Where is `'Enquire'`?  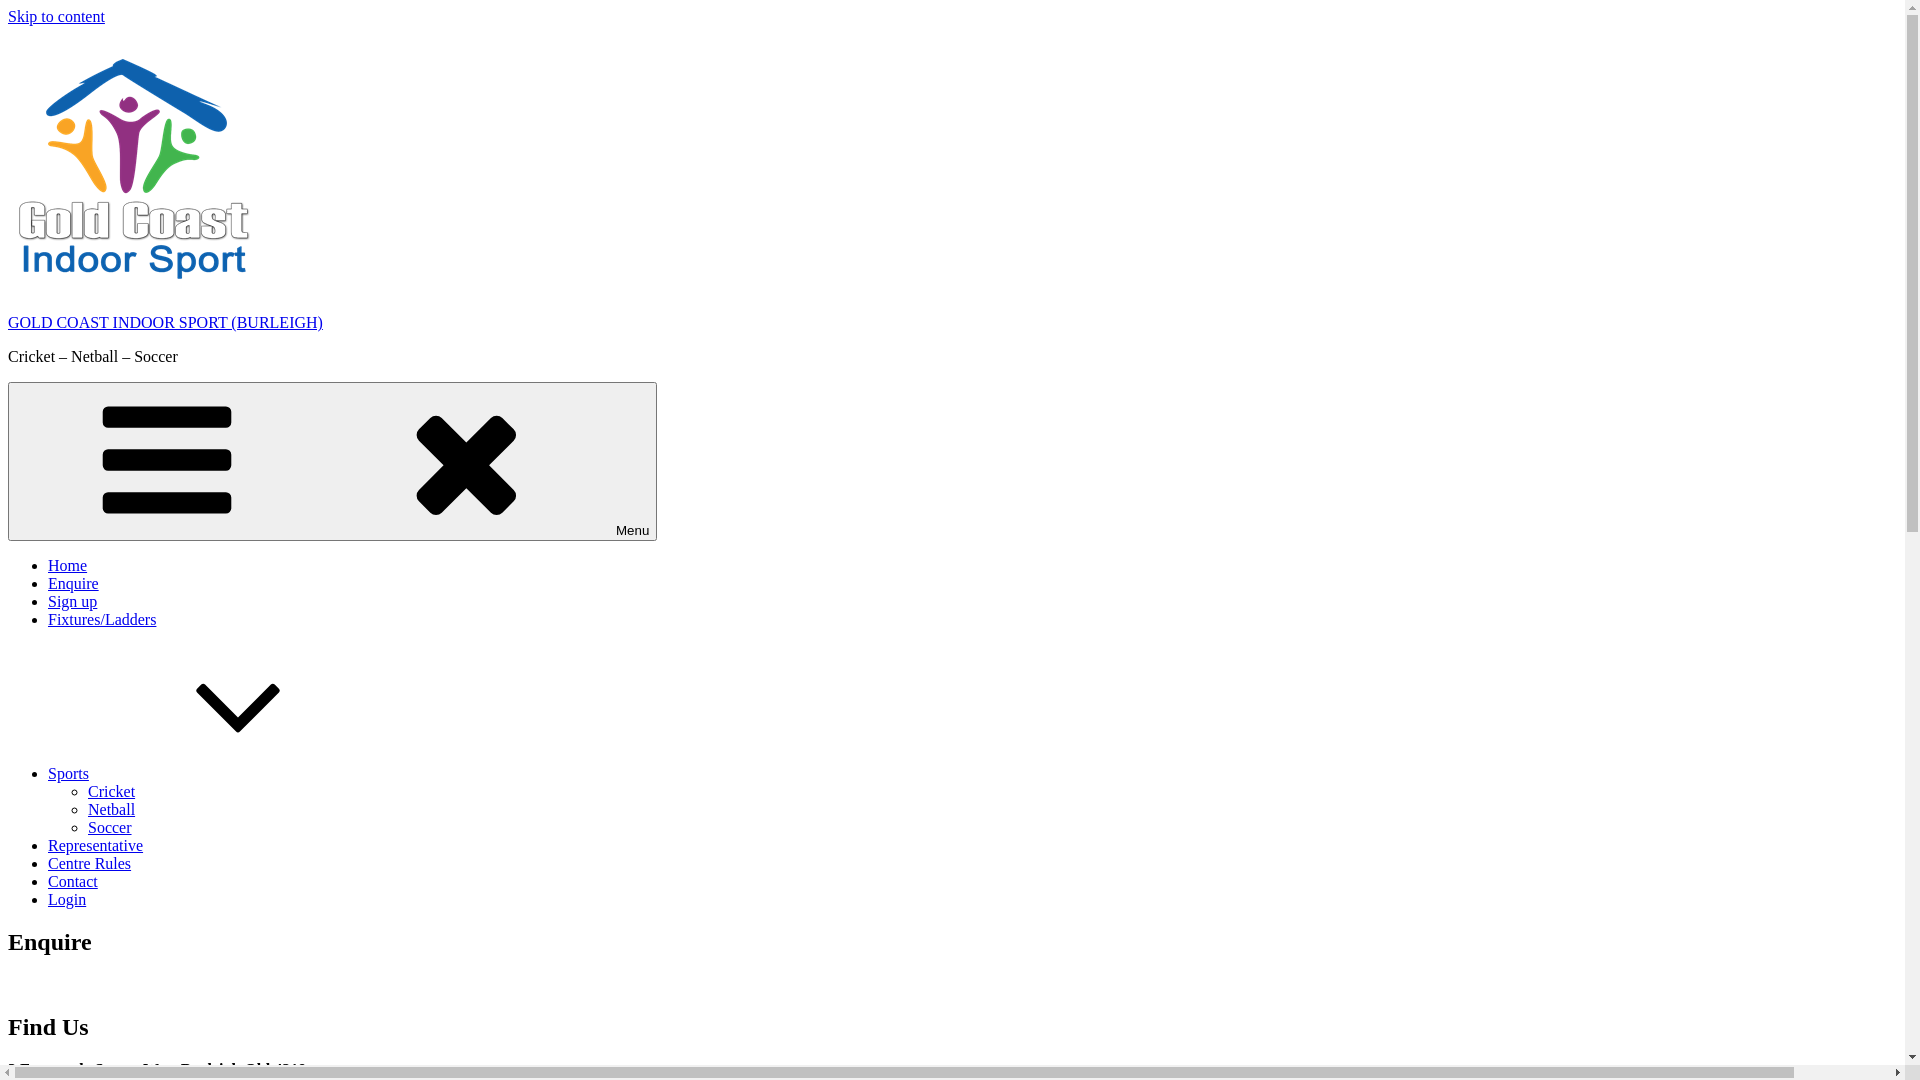 'Enquire' is located at coordinates (73, 583).